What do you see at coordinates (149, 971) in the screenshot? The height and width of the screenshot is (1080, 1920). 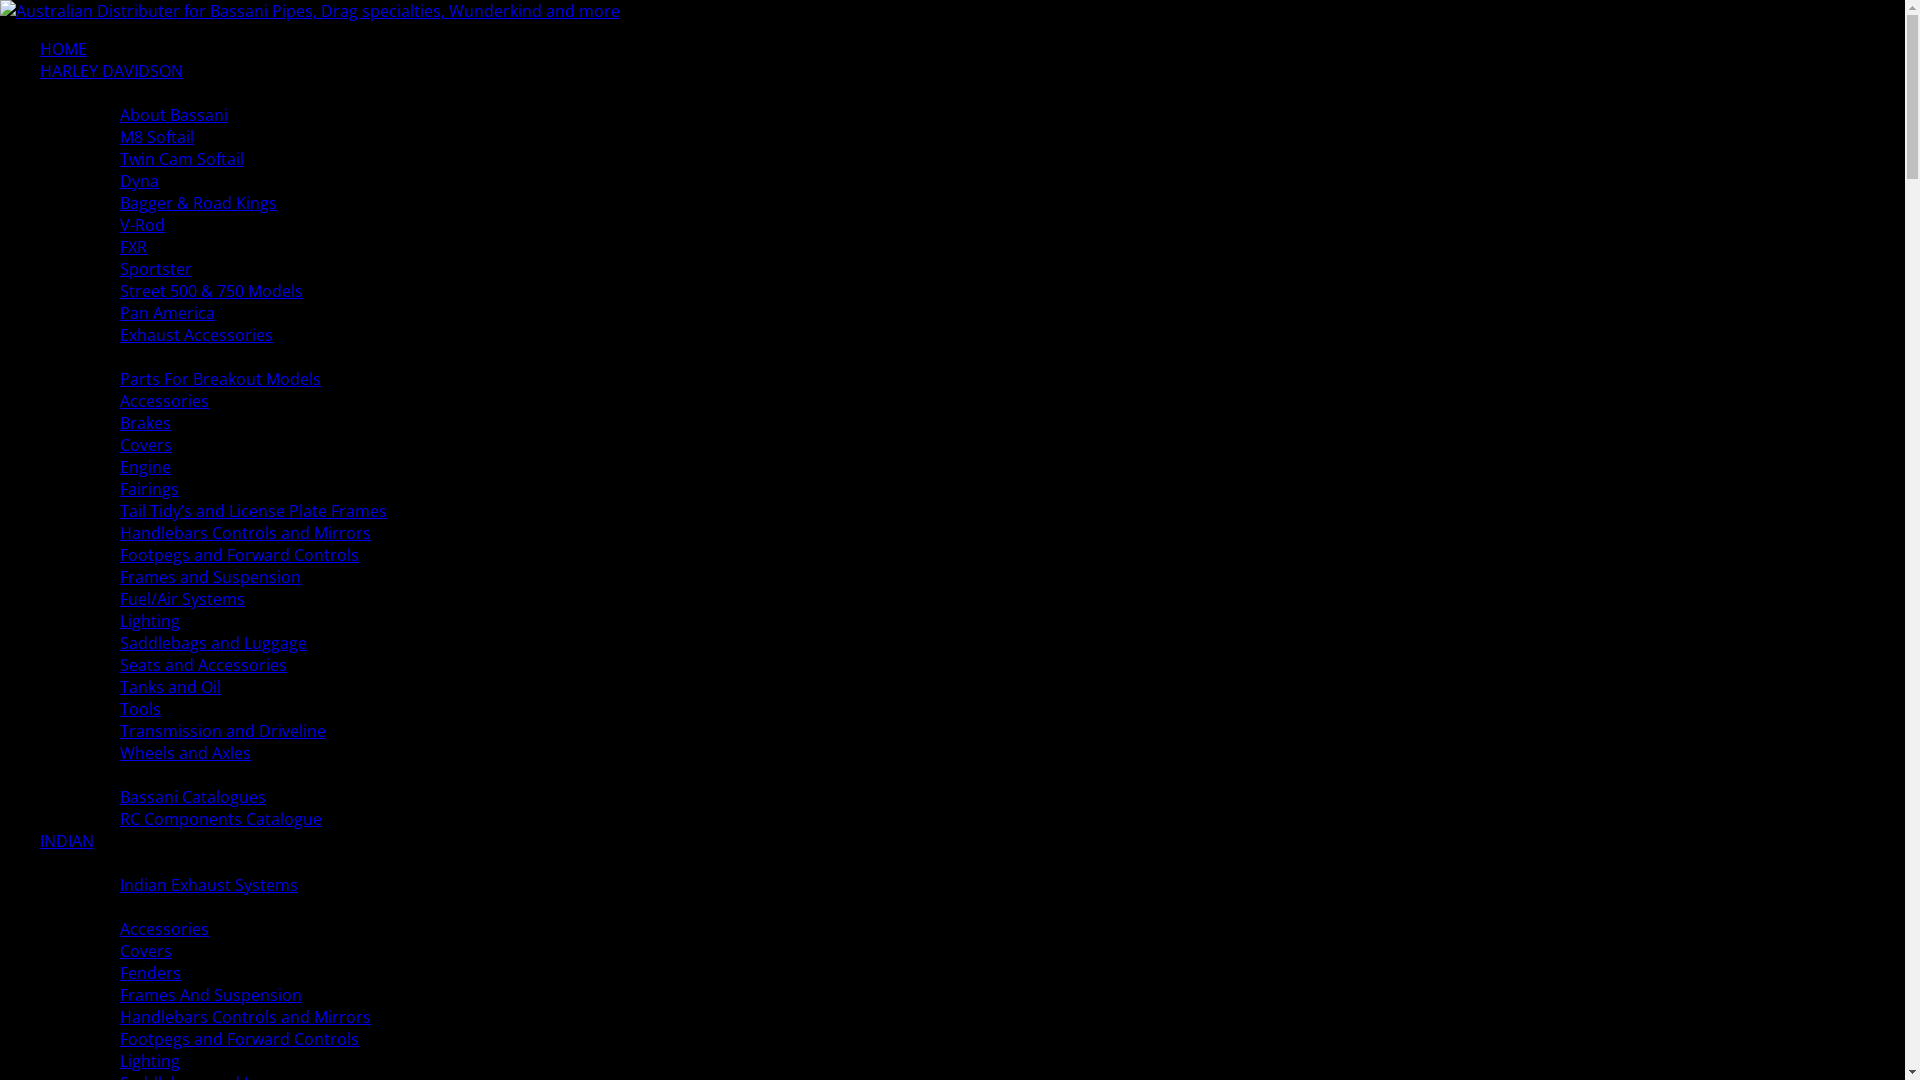 I see `'Fenders'` at bounding box center [149, 971].